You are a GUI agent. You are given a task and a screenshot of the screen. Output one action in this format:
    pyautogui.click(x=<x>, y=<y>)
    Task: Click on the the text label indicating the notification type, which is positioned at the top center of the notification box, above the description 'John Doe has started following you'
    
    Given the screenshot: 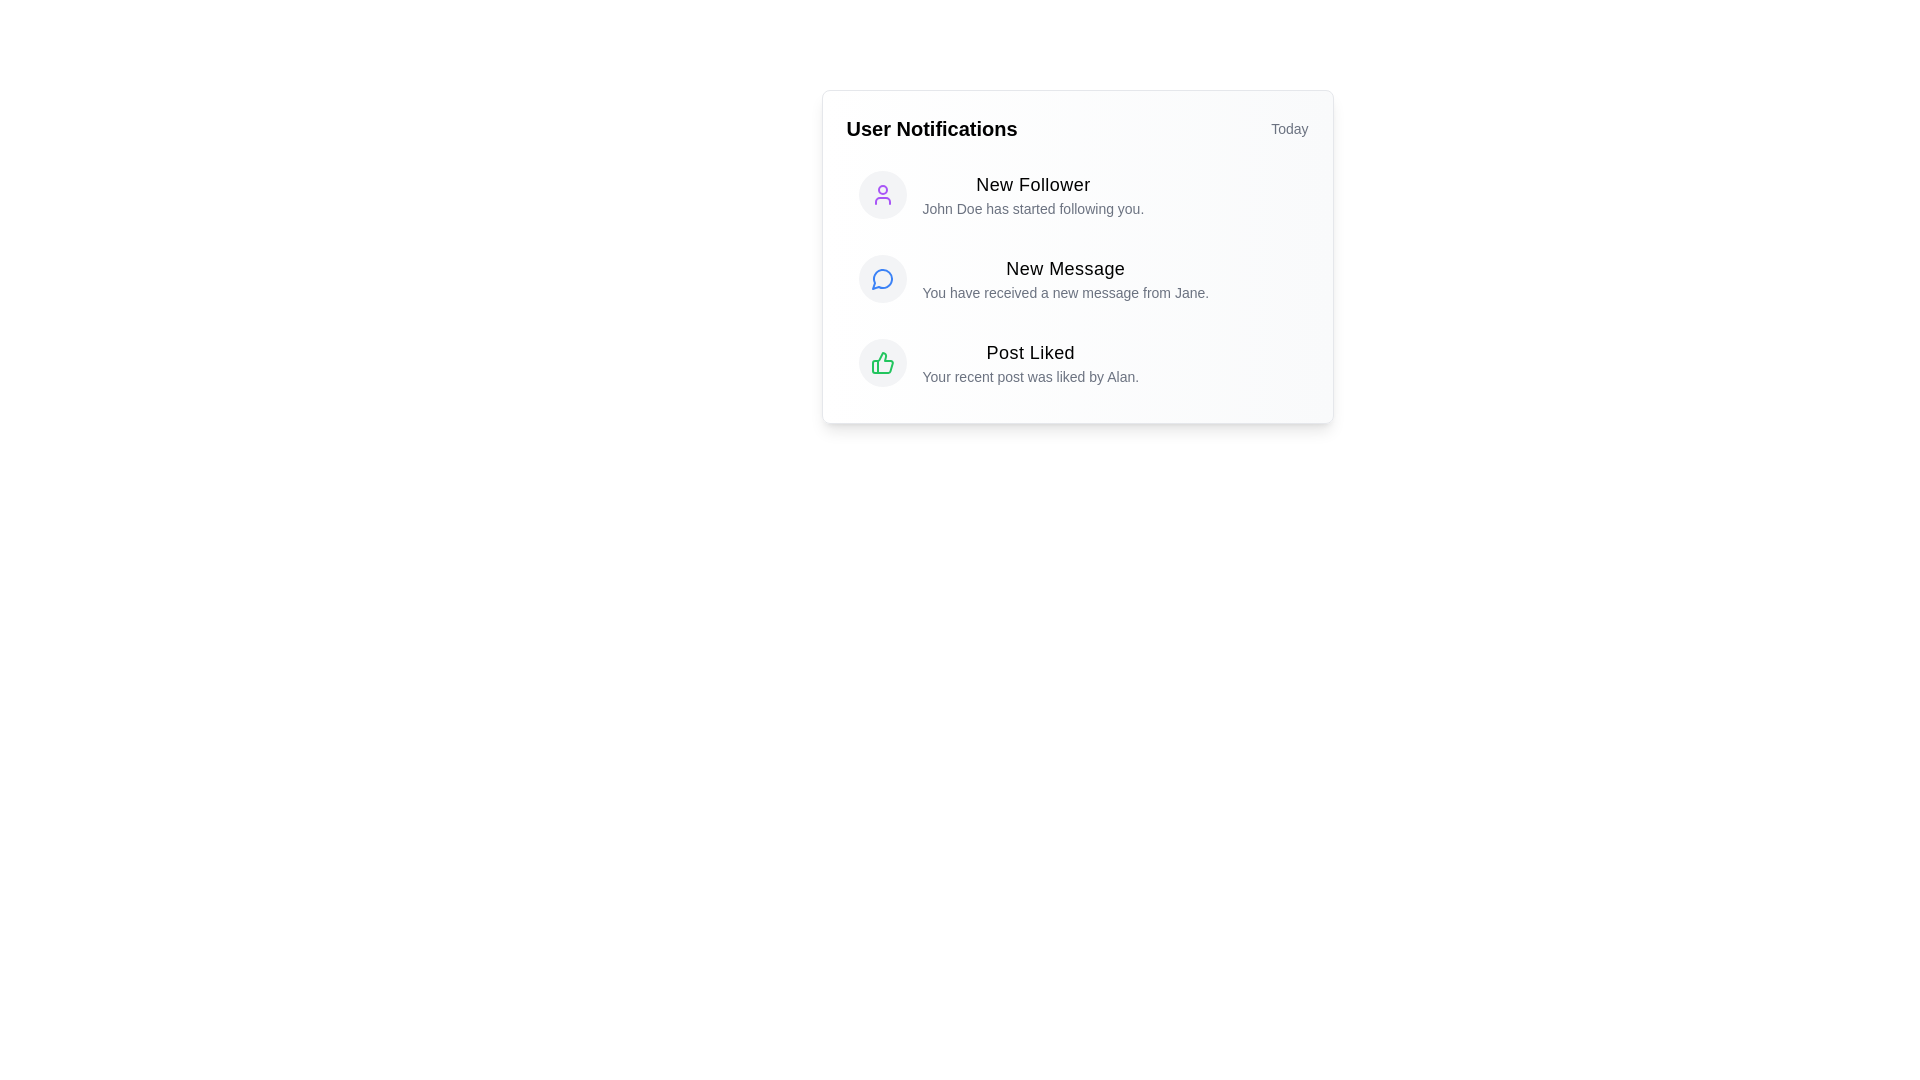 What is the action you would take?
    pyautogui.click(x=1033, y=185)
    